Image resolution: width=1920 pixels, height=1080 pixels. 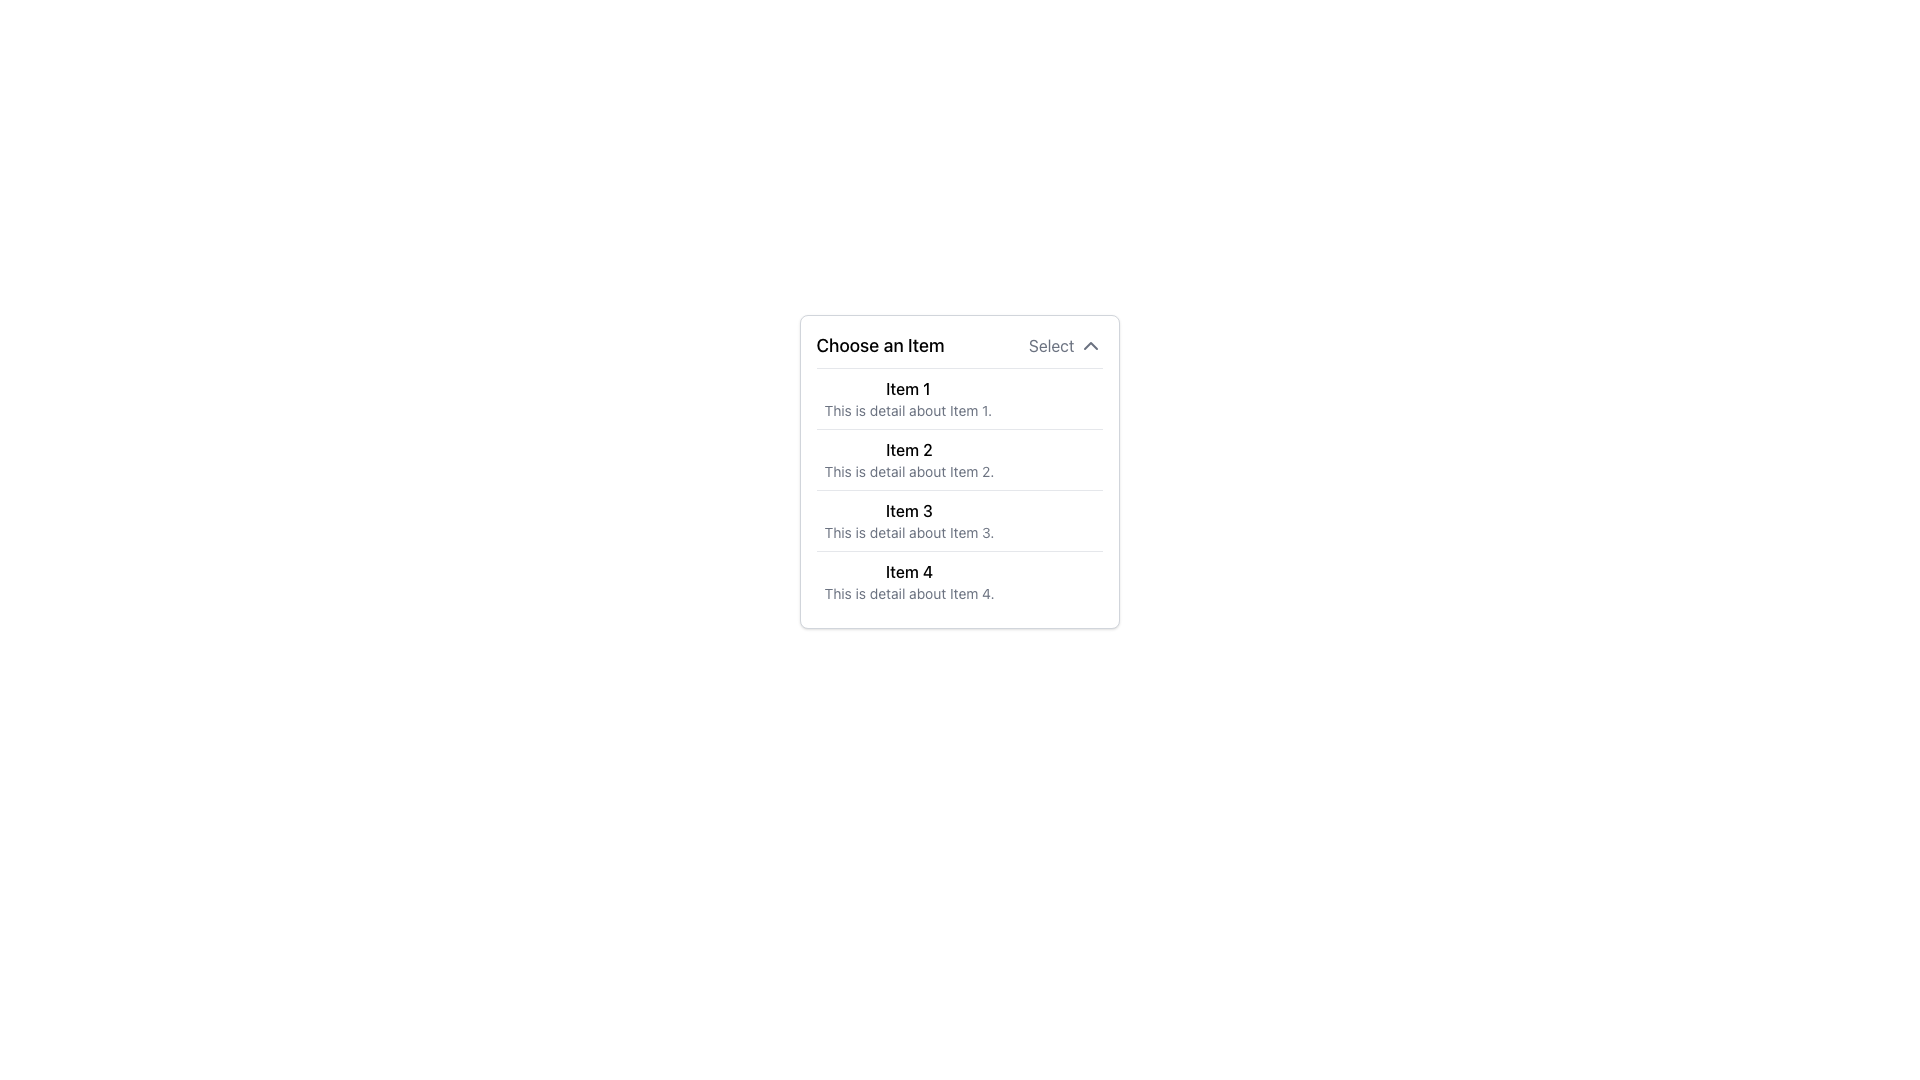 What do you see at coordinates (908, 459) in the screenshot?
I see `the second selectable list item titled 'Item 2' that displays a title and a short description, located under the title 'Choose an Item.'` at bounding box center [908, 459].